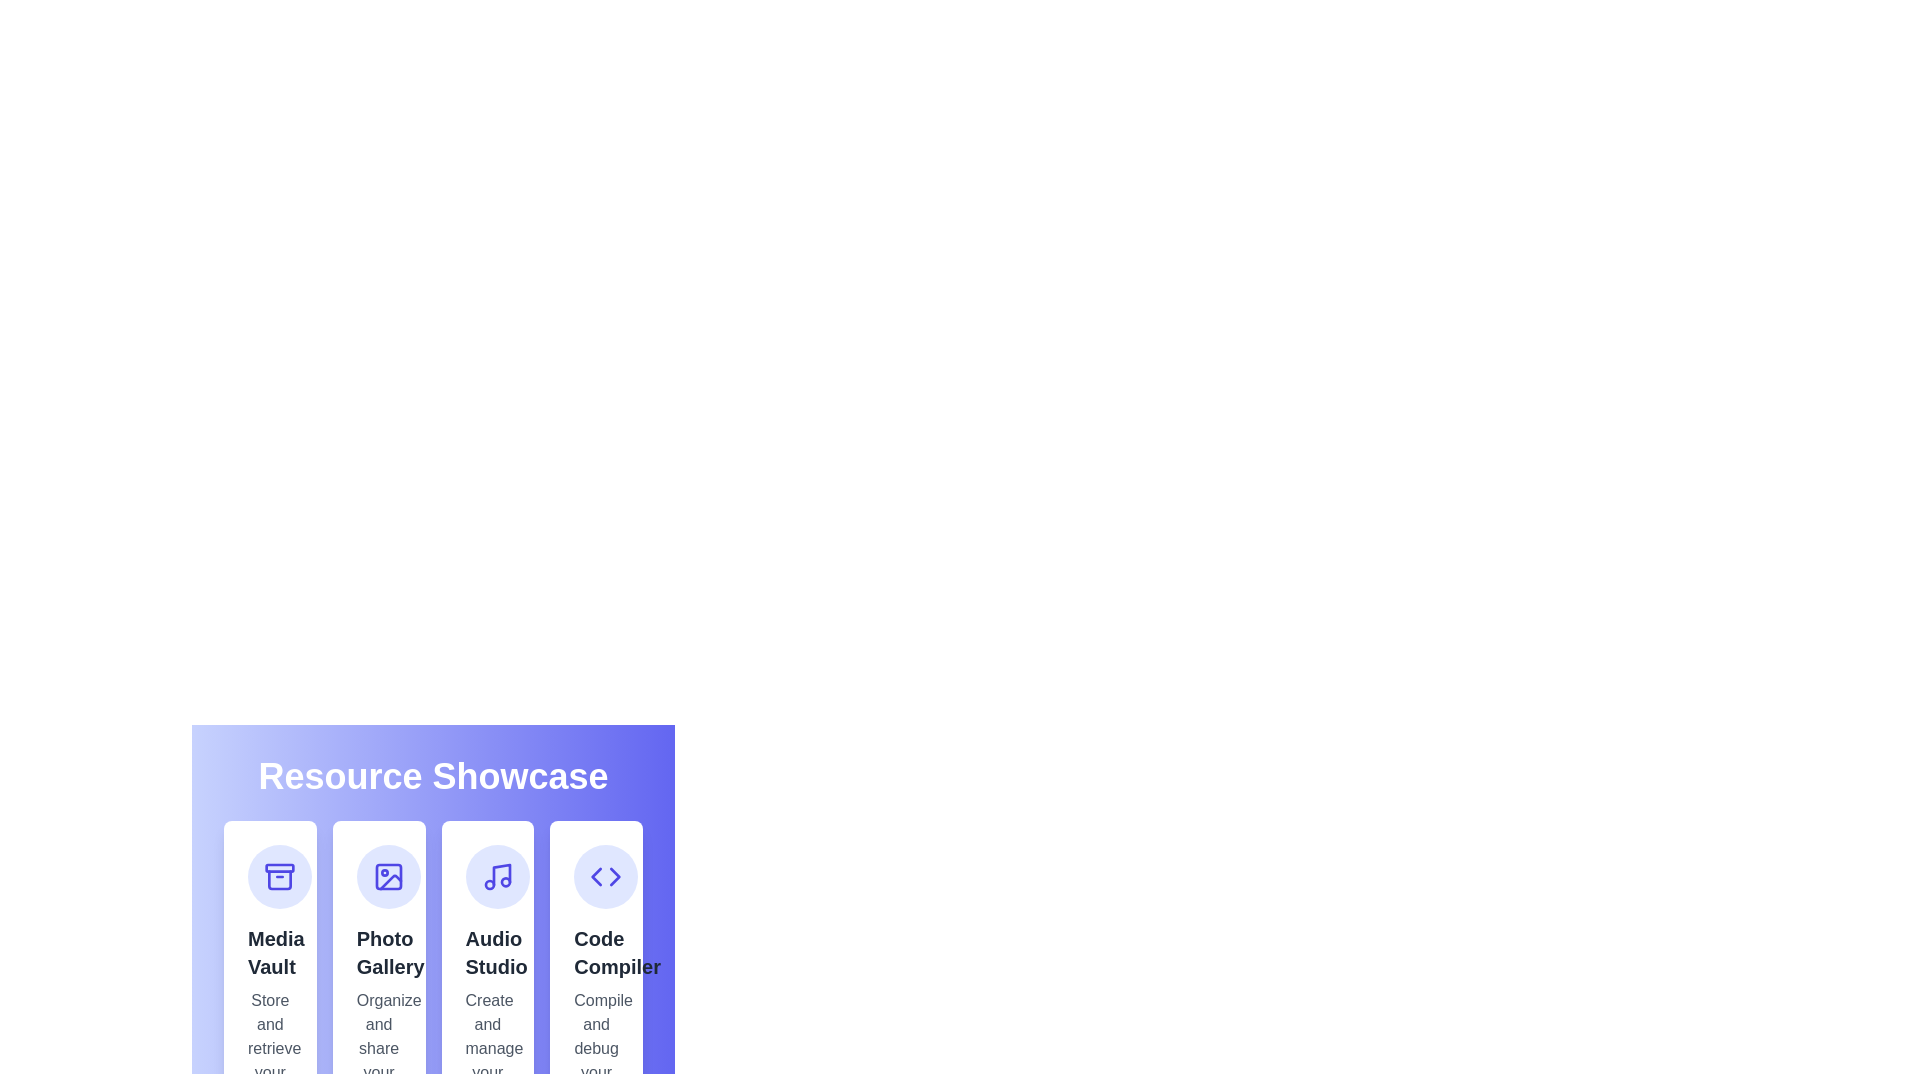 The width and height of the screenshot is (1920, 1080). What do you see at coordinates (278, 875) in the screenshot?
I see `the small purple outlined archive box icon located above the 'Media Vault' text in the first card section of the 'Resource Showcase' area` at bounding box center [278, 875].